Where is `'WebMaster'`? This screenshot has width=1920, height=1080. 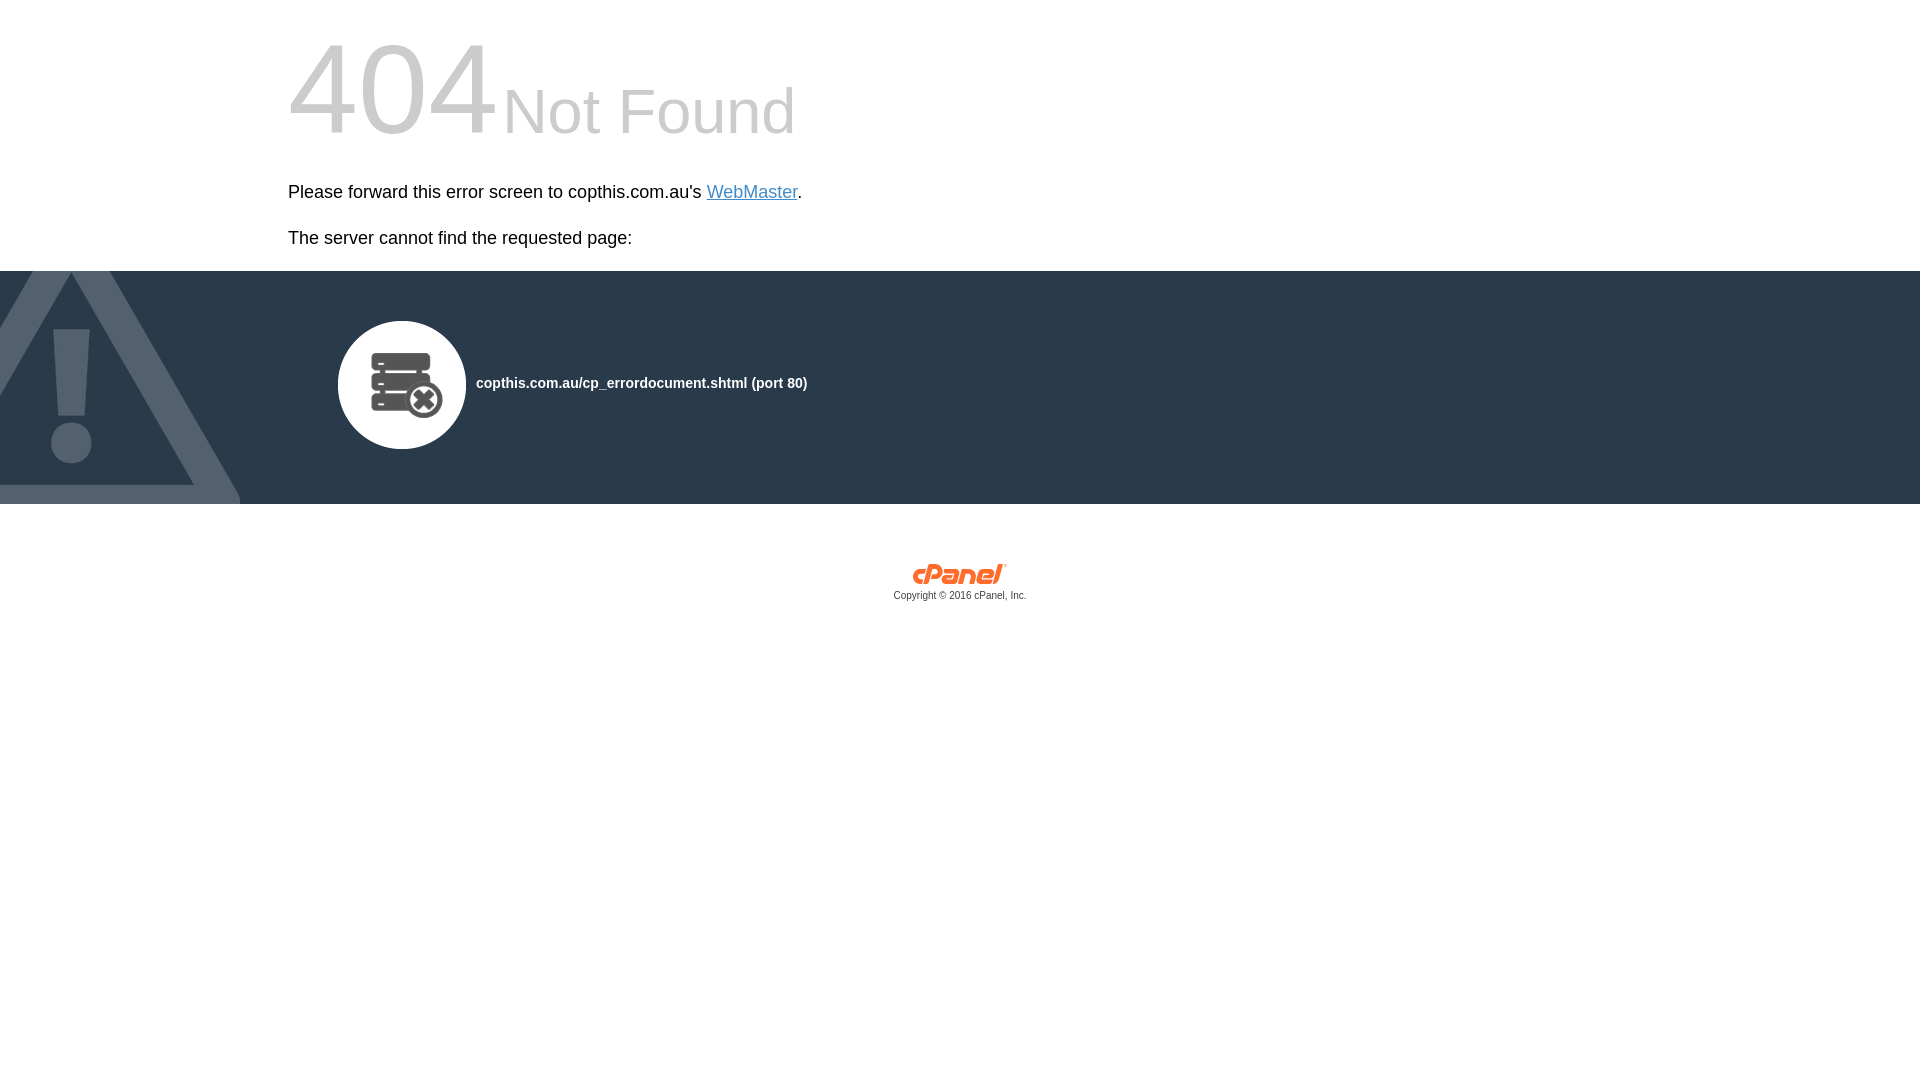
'WebMaster' is located at coordinates (751, 192).